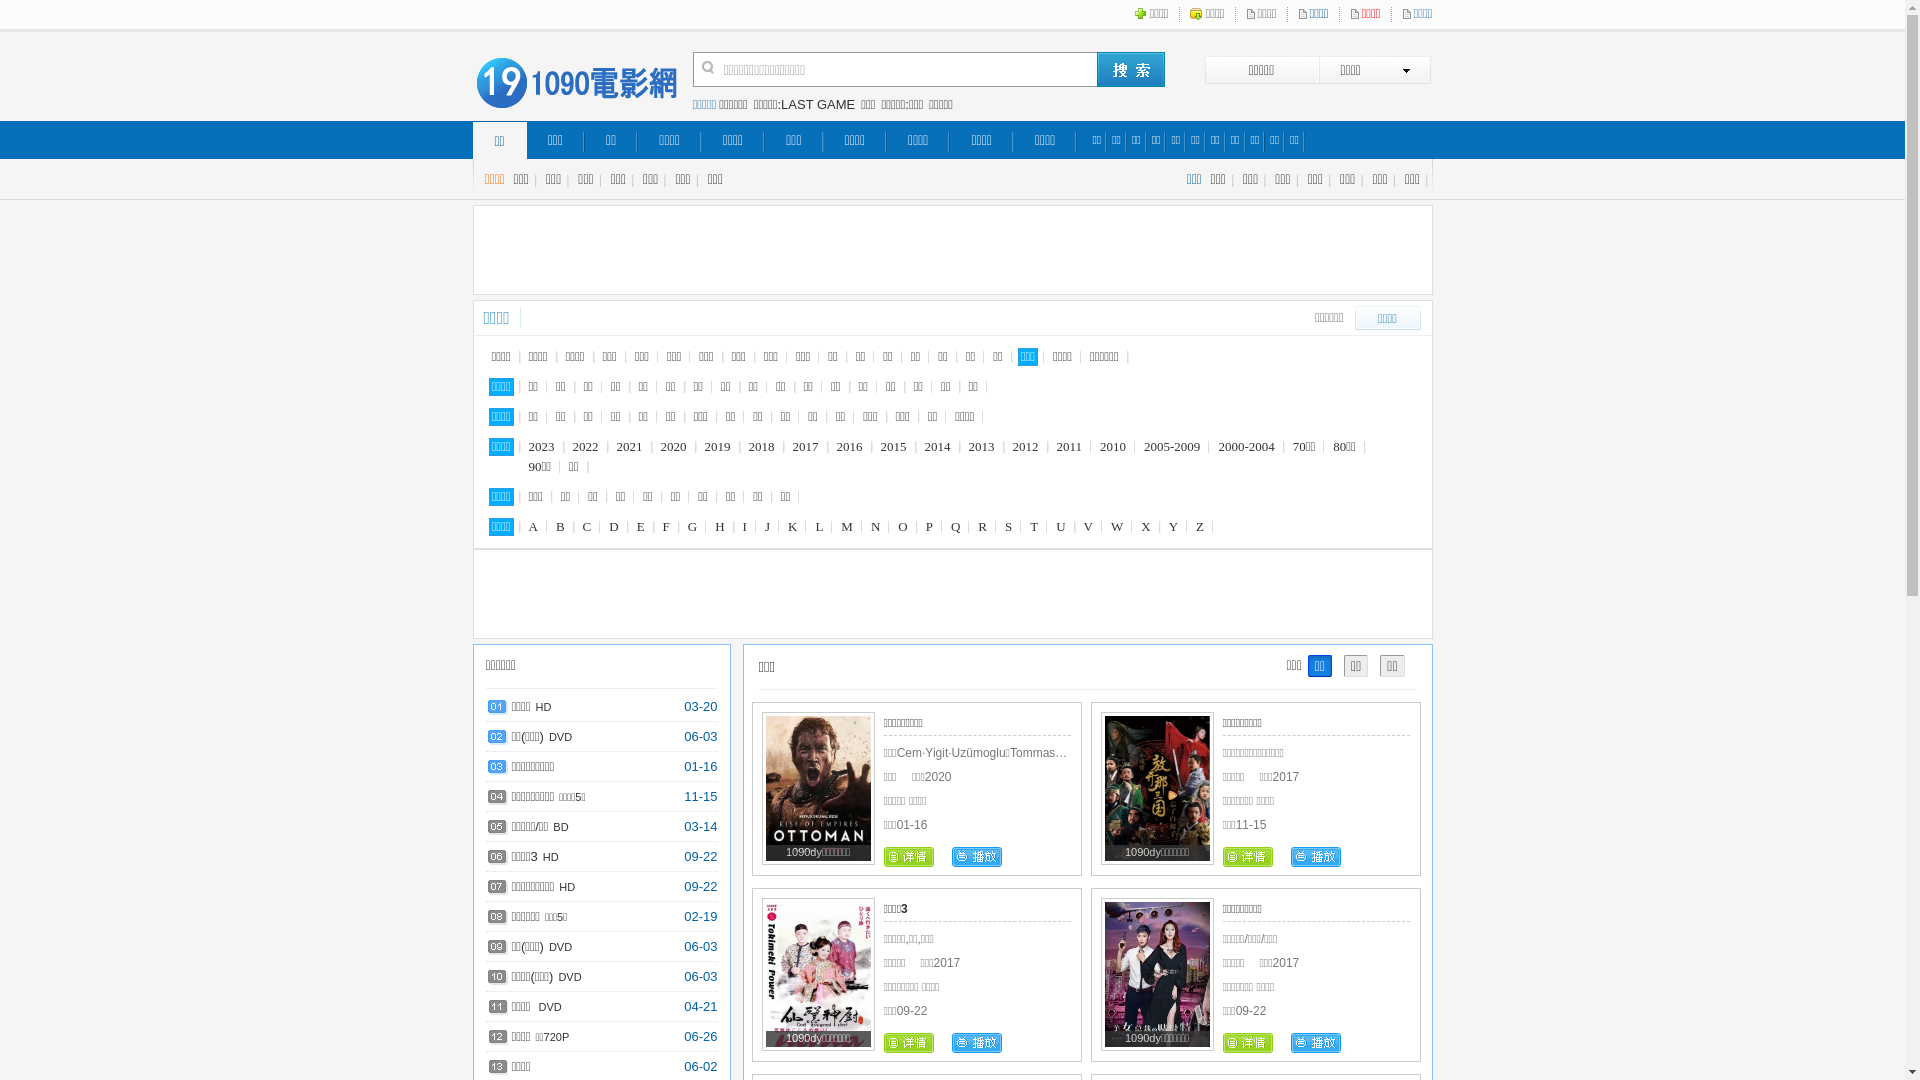  What do you see at coordinates (673, 446) in the screenshot?
I see `'2020'` at bounding box center [673, 446].